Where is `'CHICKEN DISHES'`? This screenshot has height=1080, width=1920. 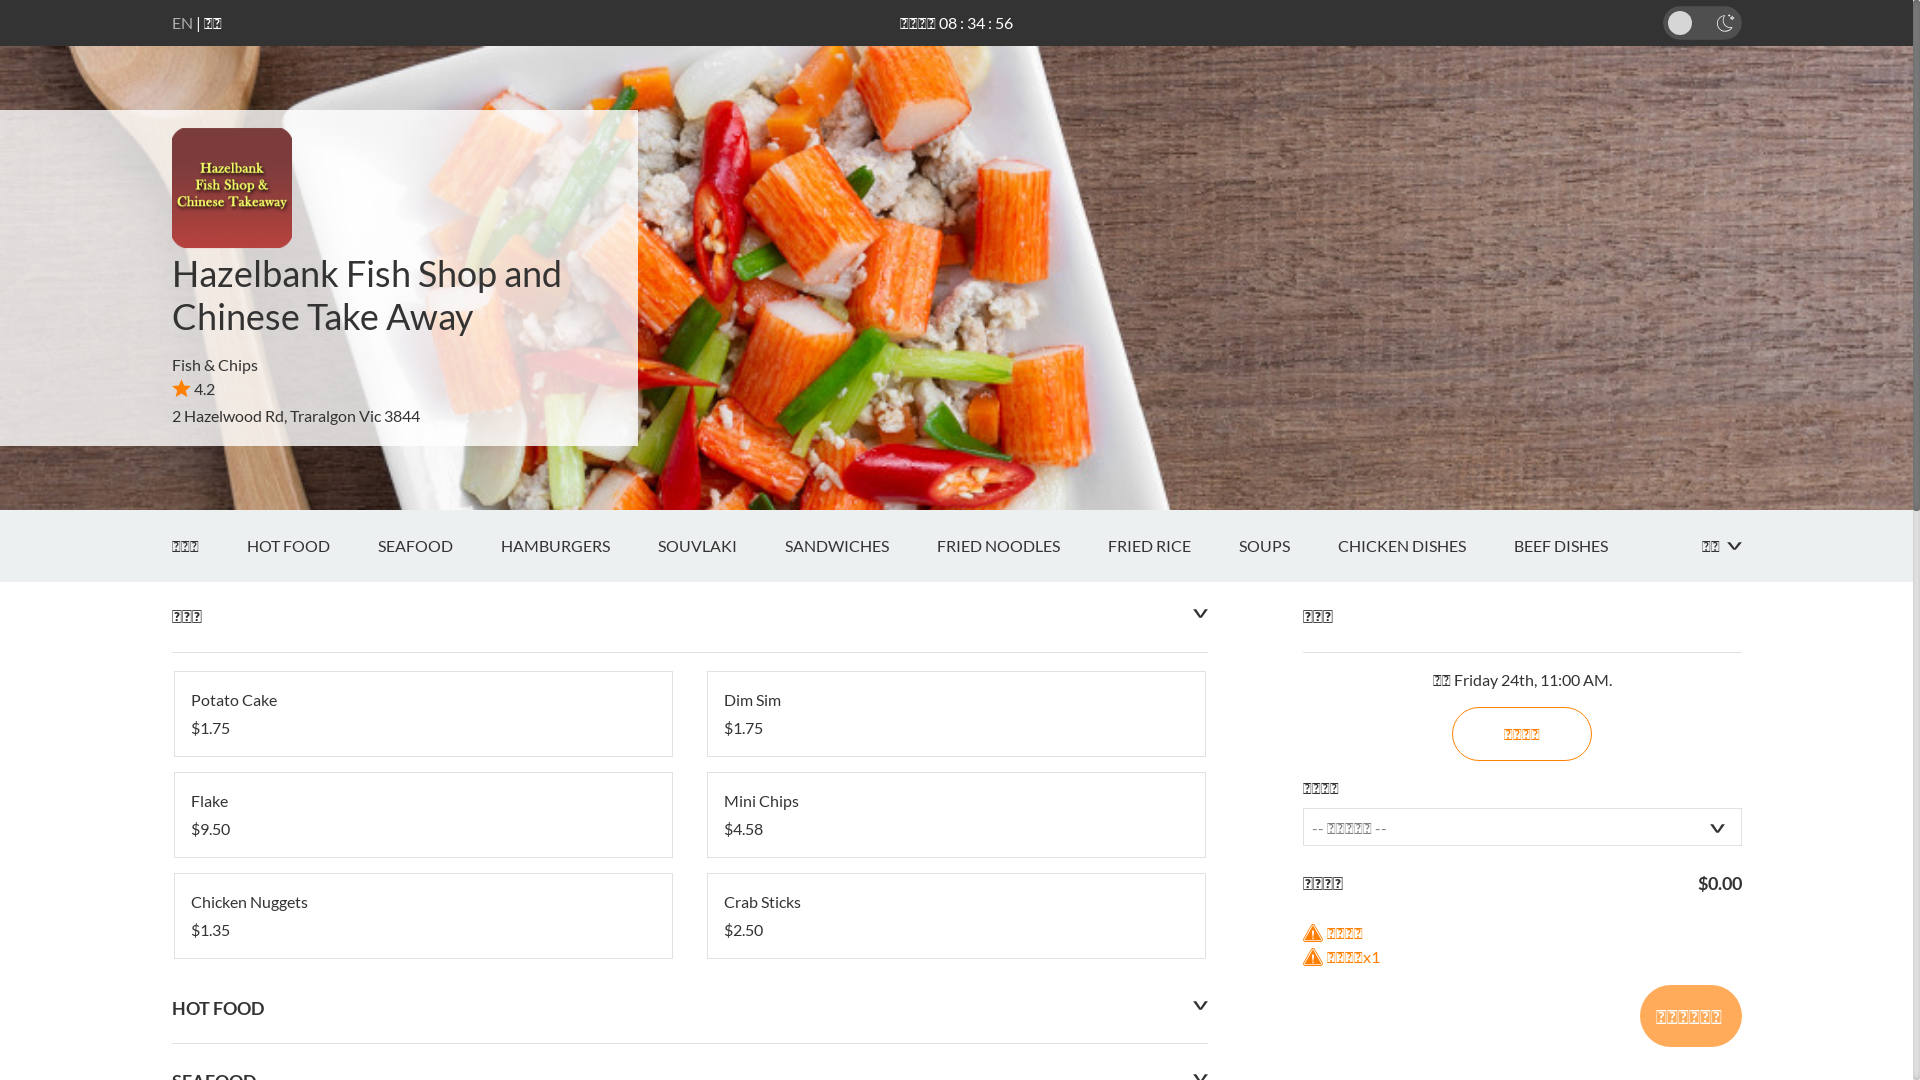
'CHICKEN DISHES' is located at coordinates (1424, 546).